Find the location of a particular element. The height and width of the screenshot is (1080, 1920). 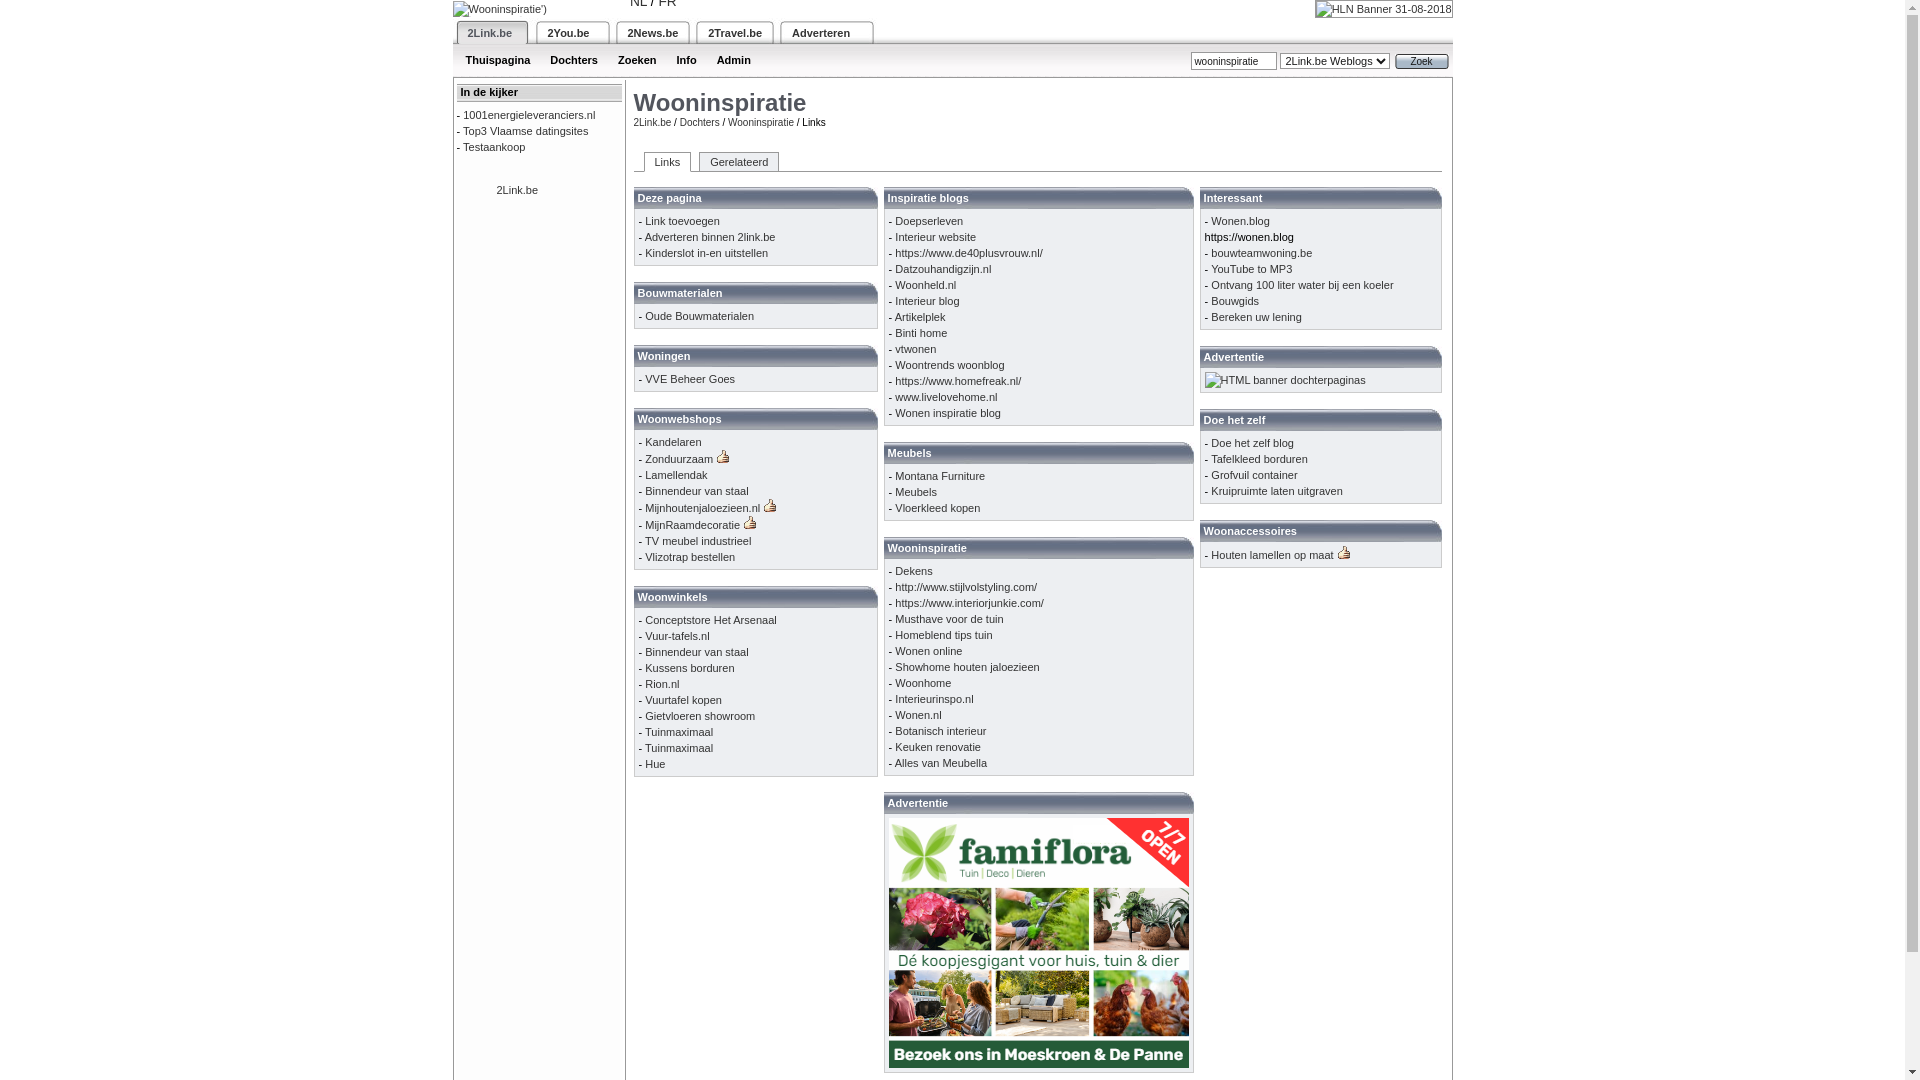

'Mijnhoutenjaloezieen.nl' is located at coordinates (702, 507).